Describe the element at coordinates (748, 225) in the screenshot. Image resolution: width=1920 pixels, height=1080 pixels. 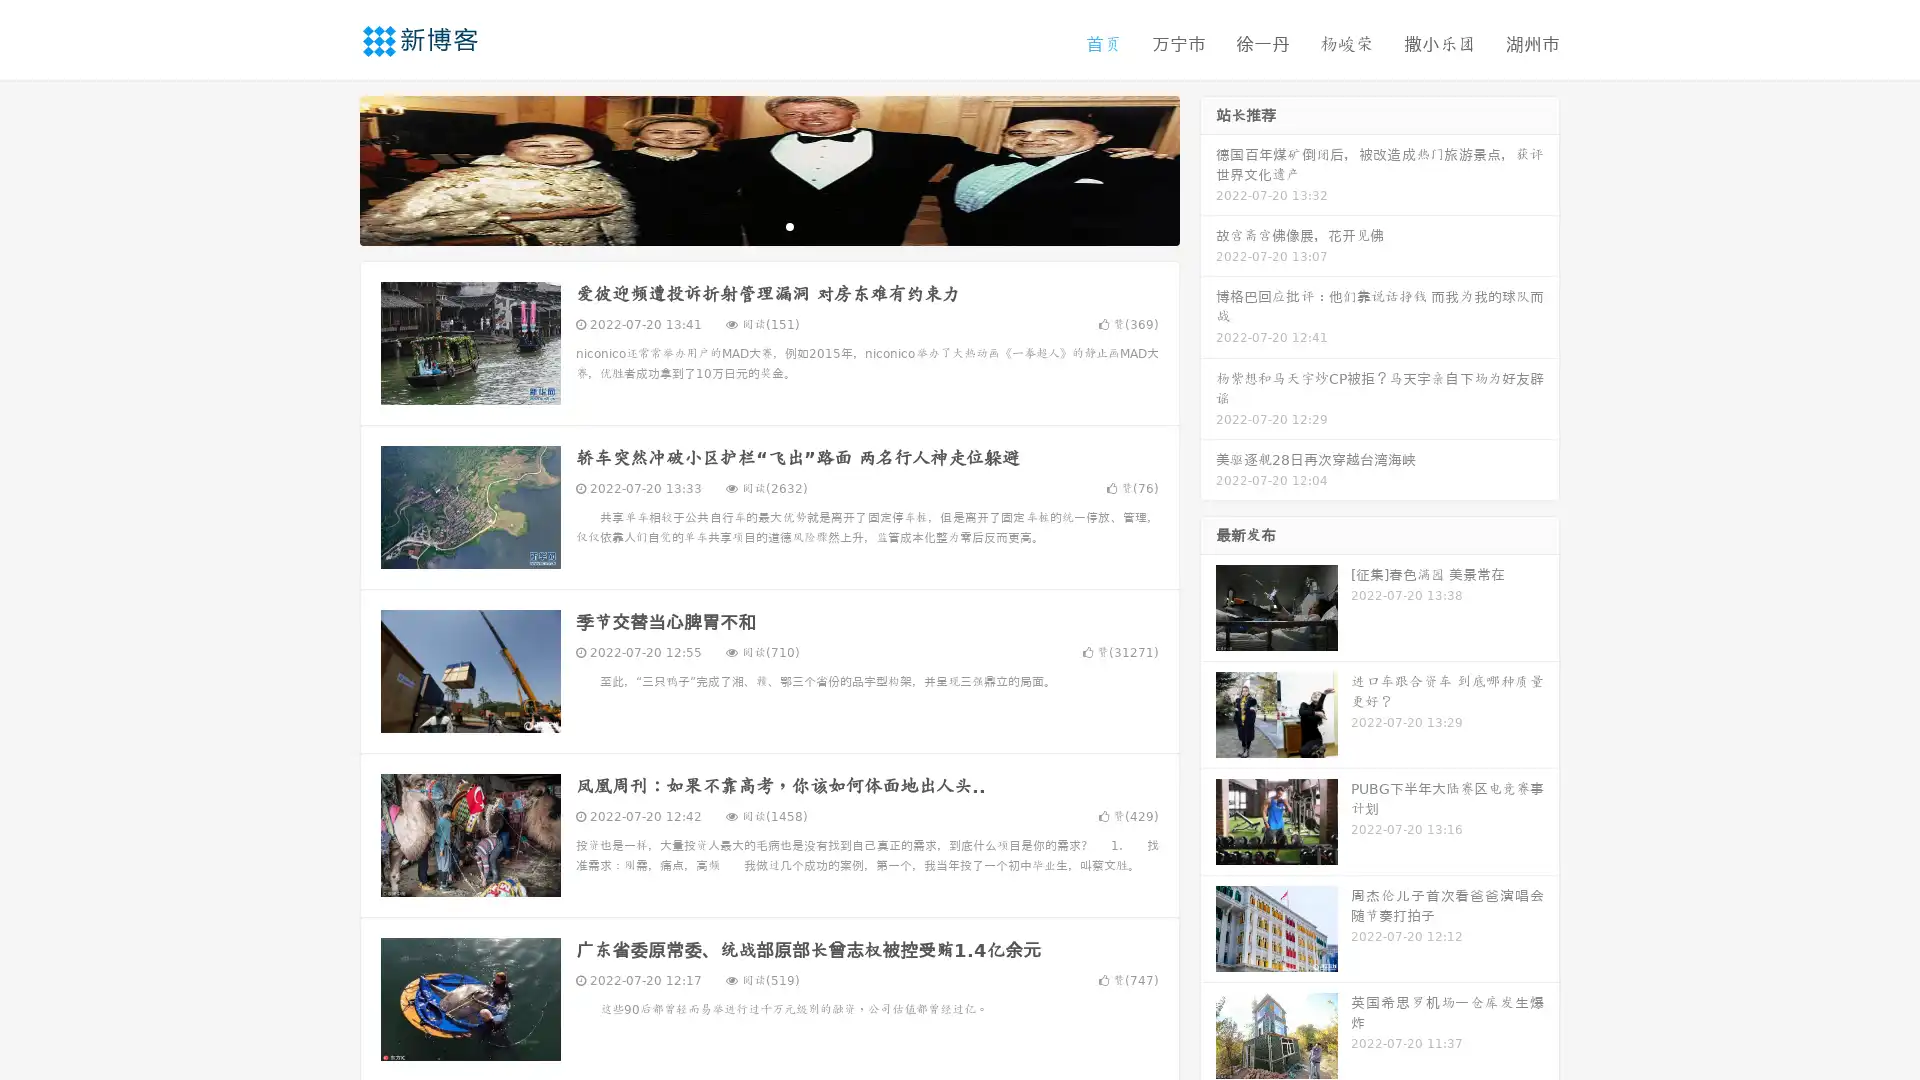
I see `Go to slide 1` at that location.